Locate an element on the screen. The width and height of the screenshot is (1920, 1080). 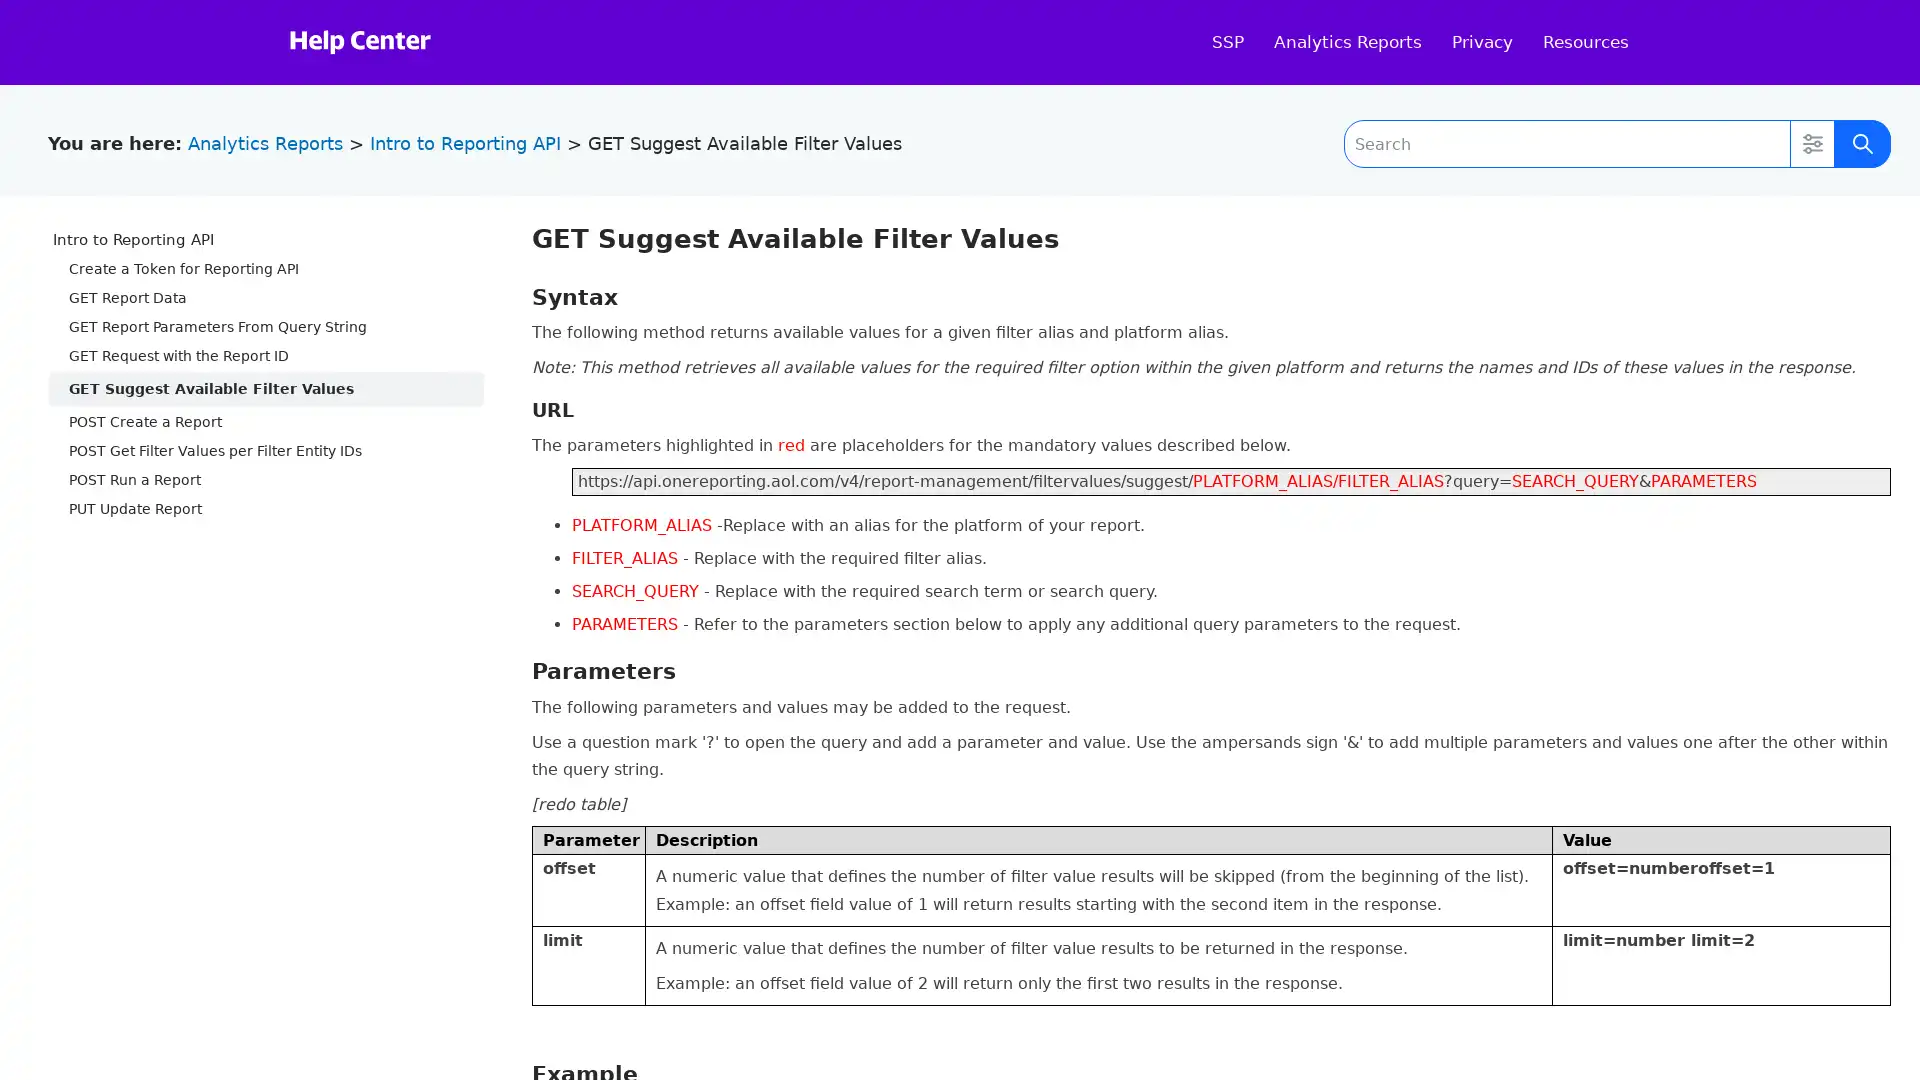
Submit Search is located at coordinates (1861, 142).